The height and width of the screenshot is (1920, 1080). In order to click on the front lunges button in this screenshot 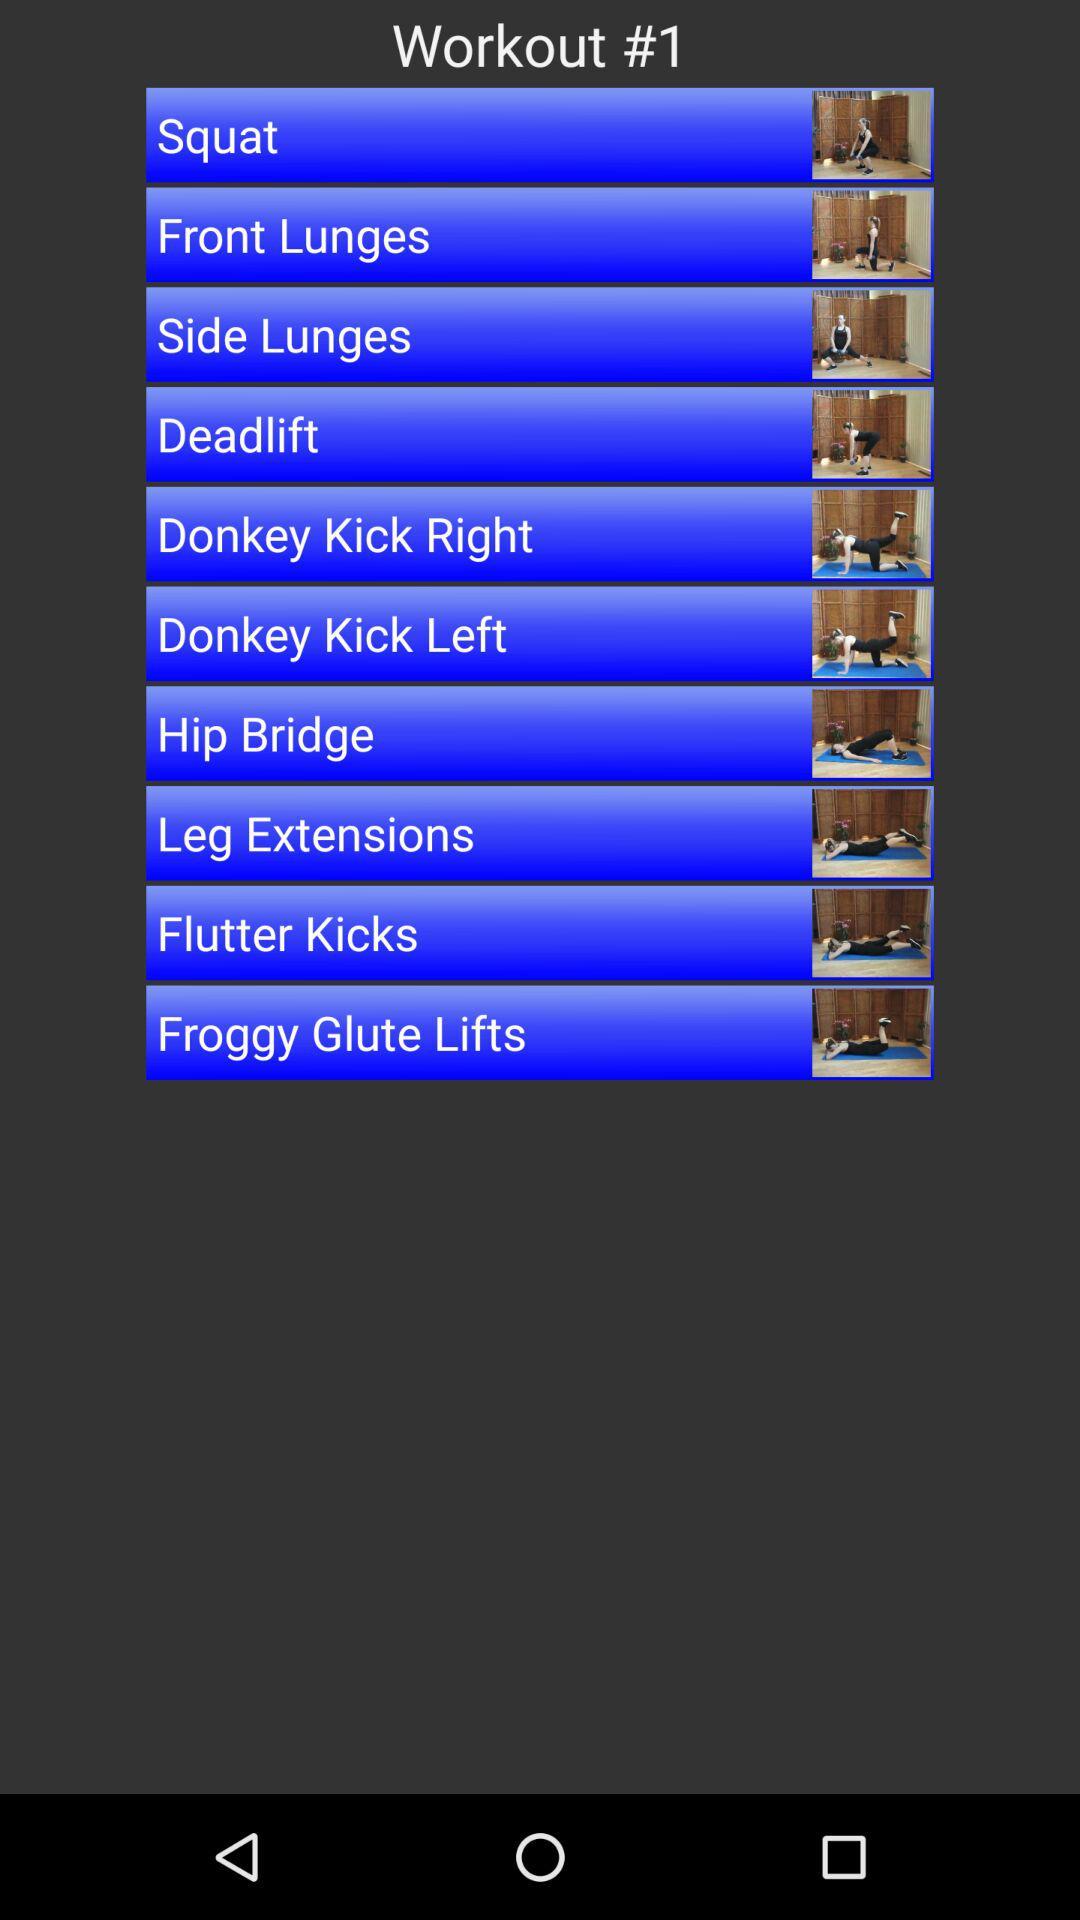, I will do `click(540, 234)`.